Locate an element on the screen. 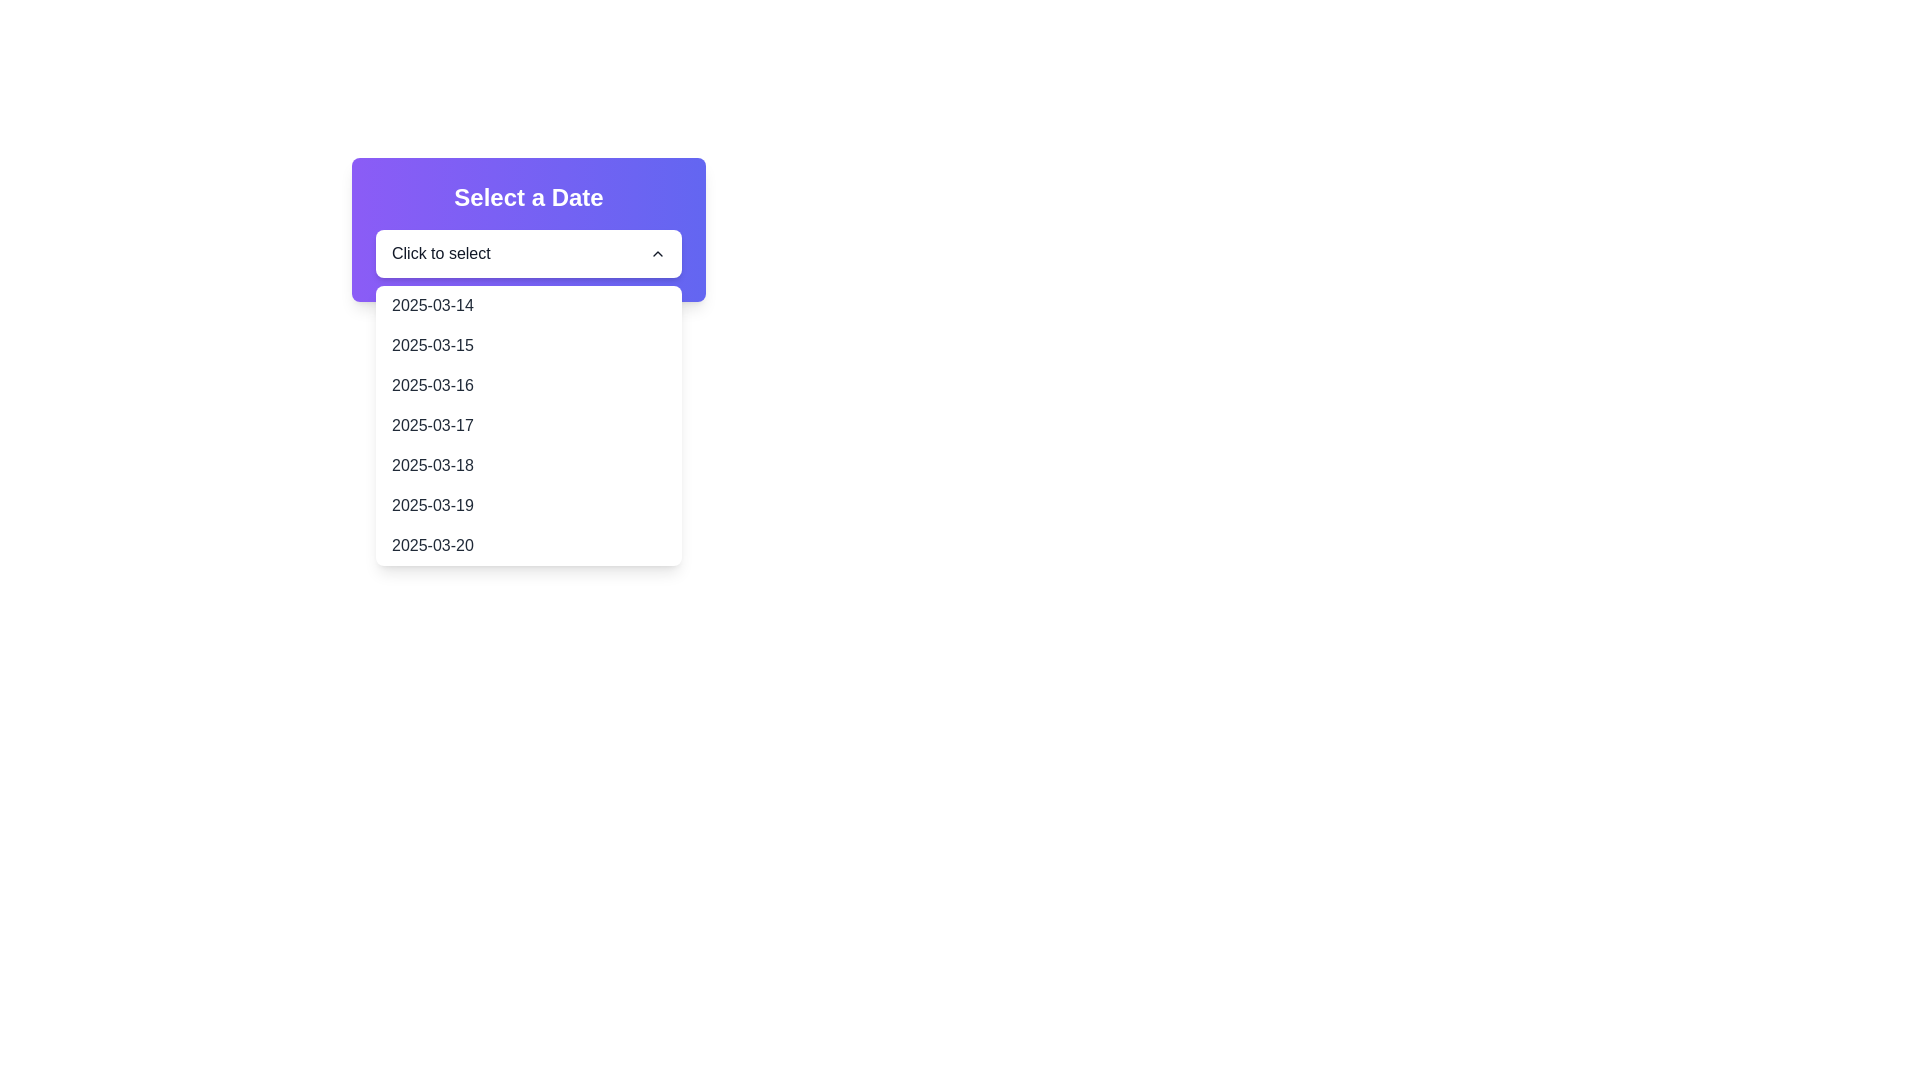 The height and width of the screenshot is (1080, 1920). the dropdown list option for the date '2025-03-17' is located at coordinates (431, 424).